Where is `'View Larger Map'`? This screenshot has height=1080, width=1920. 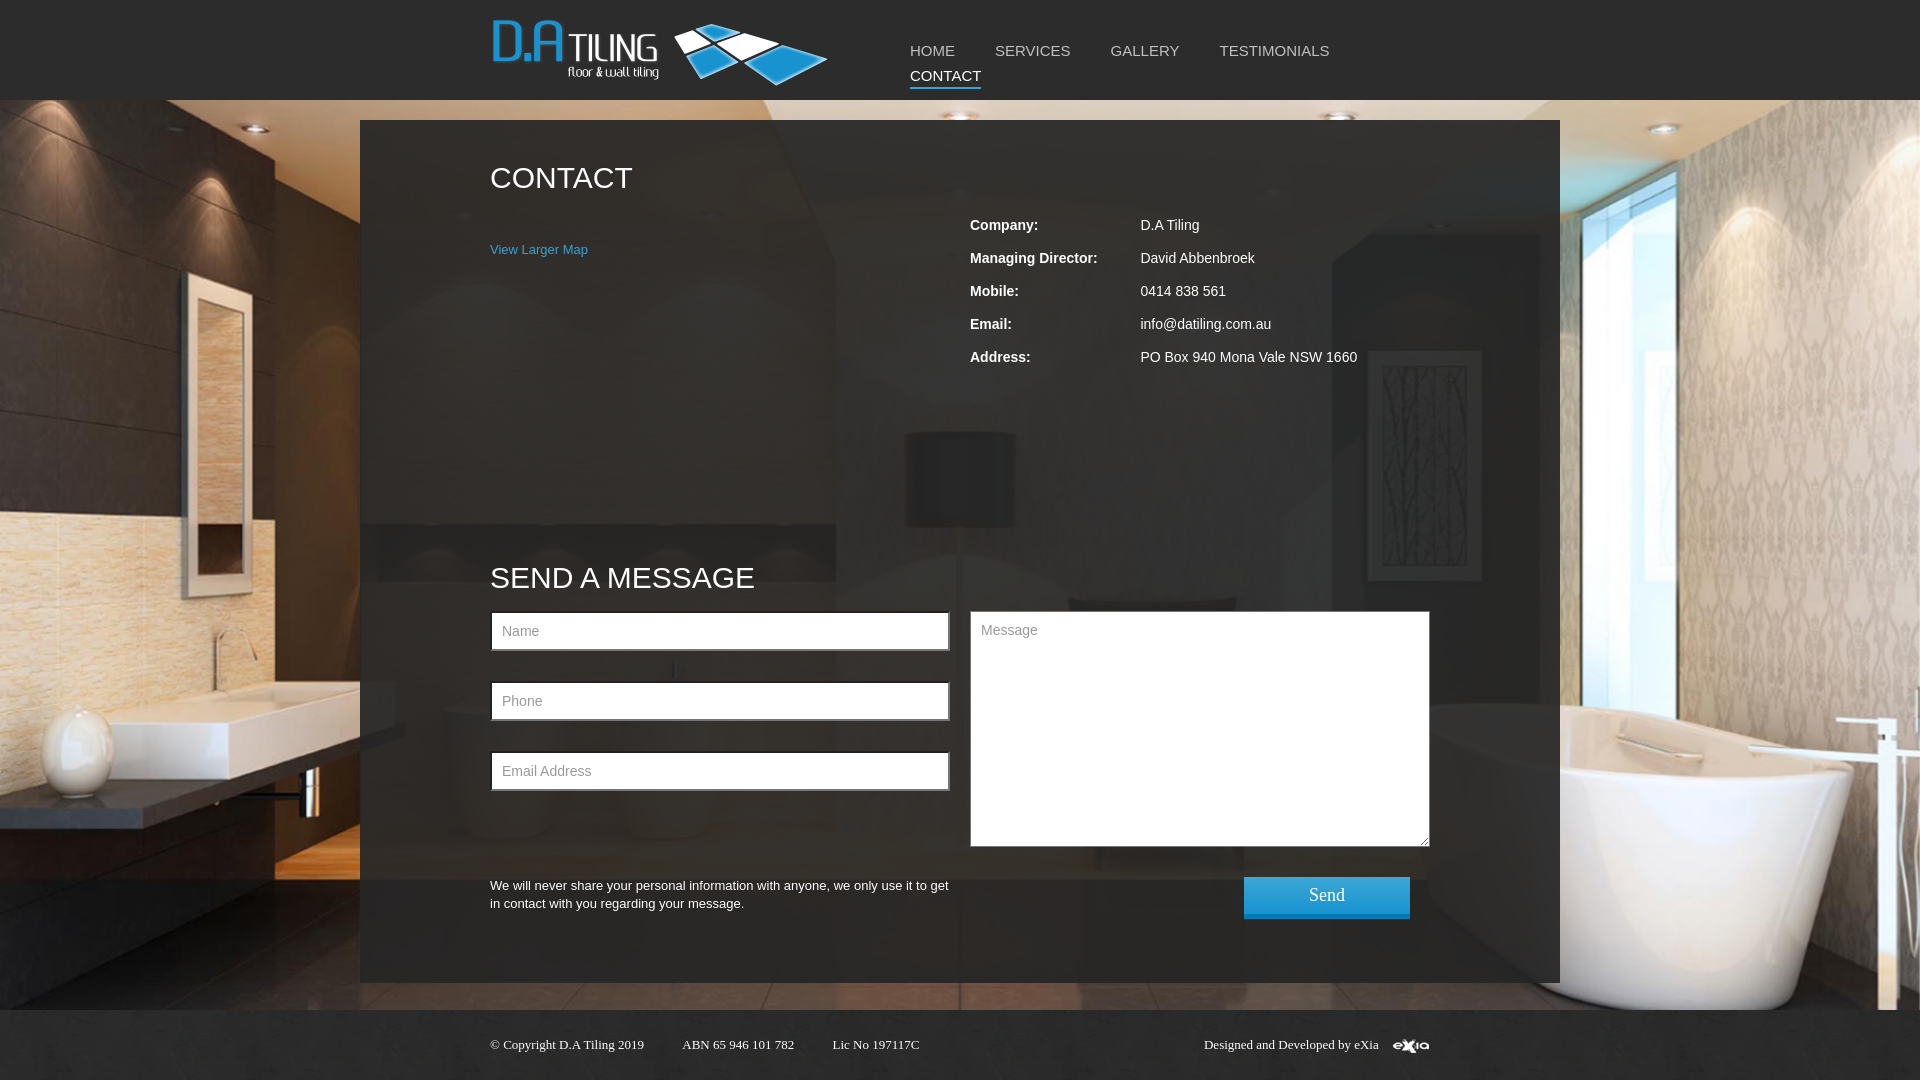 'View Larger Map' is located at coordinates (489, 248).